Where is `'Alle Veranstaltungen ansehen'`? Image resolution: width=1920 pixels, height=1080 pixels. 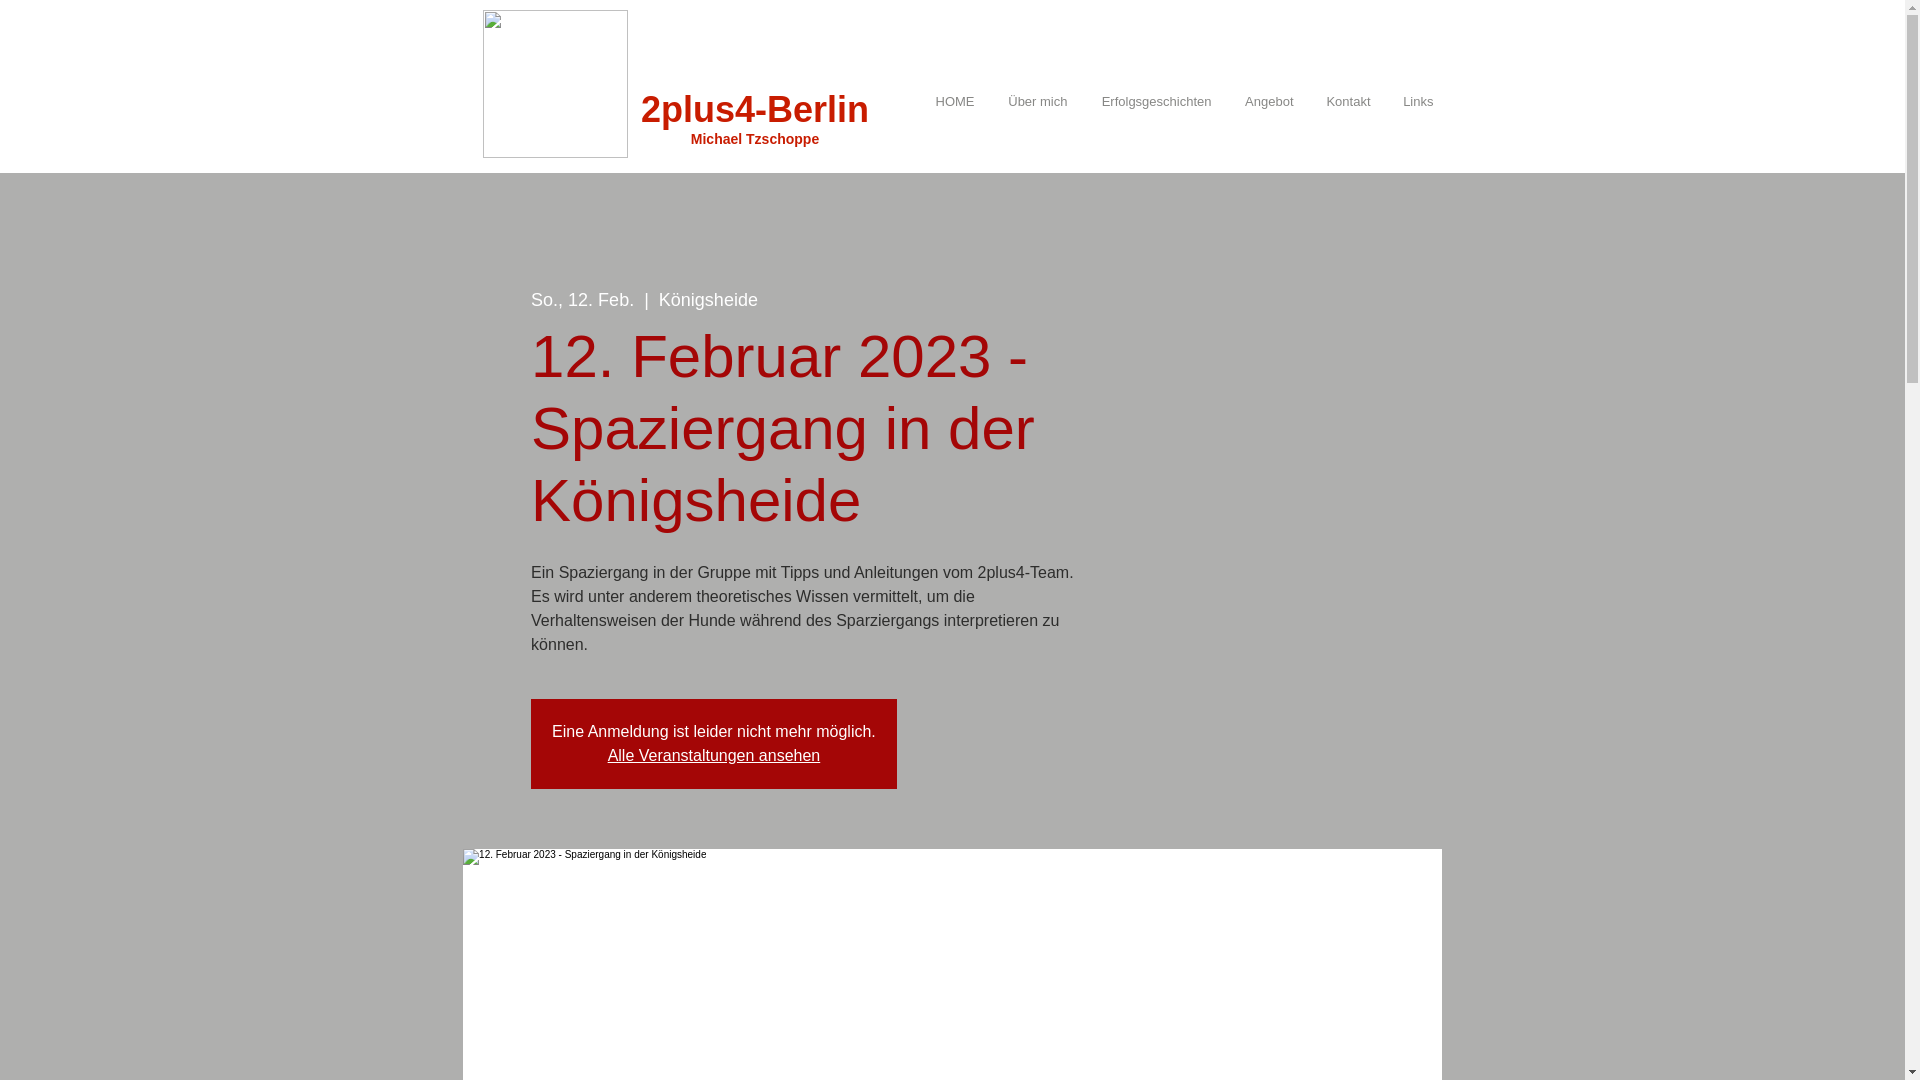
'Alle Veranstaltungen ansehen' is located at coordinates (714, 755).